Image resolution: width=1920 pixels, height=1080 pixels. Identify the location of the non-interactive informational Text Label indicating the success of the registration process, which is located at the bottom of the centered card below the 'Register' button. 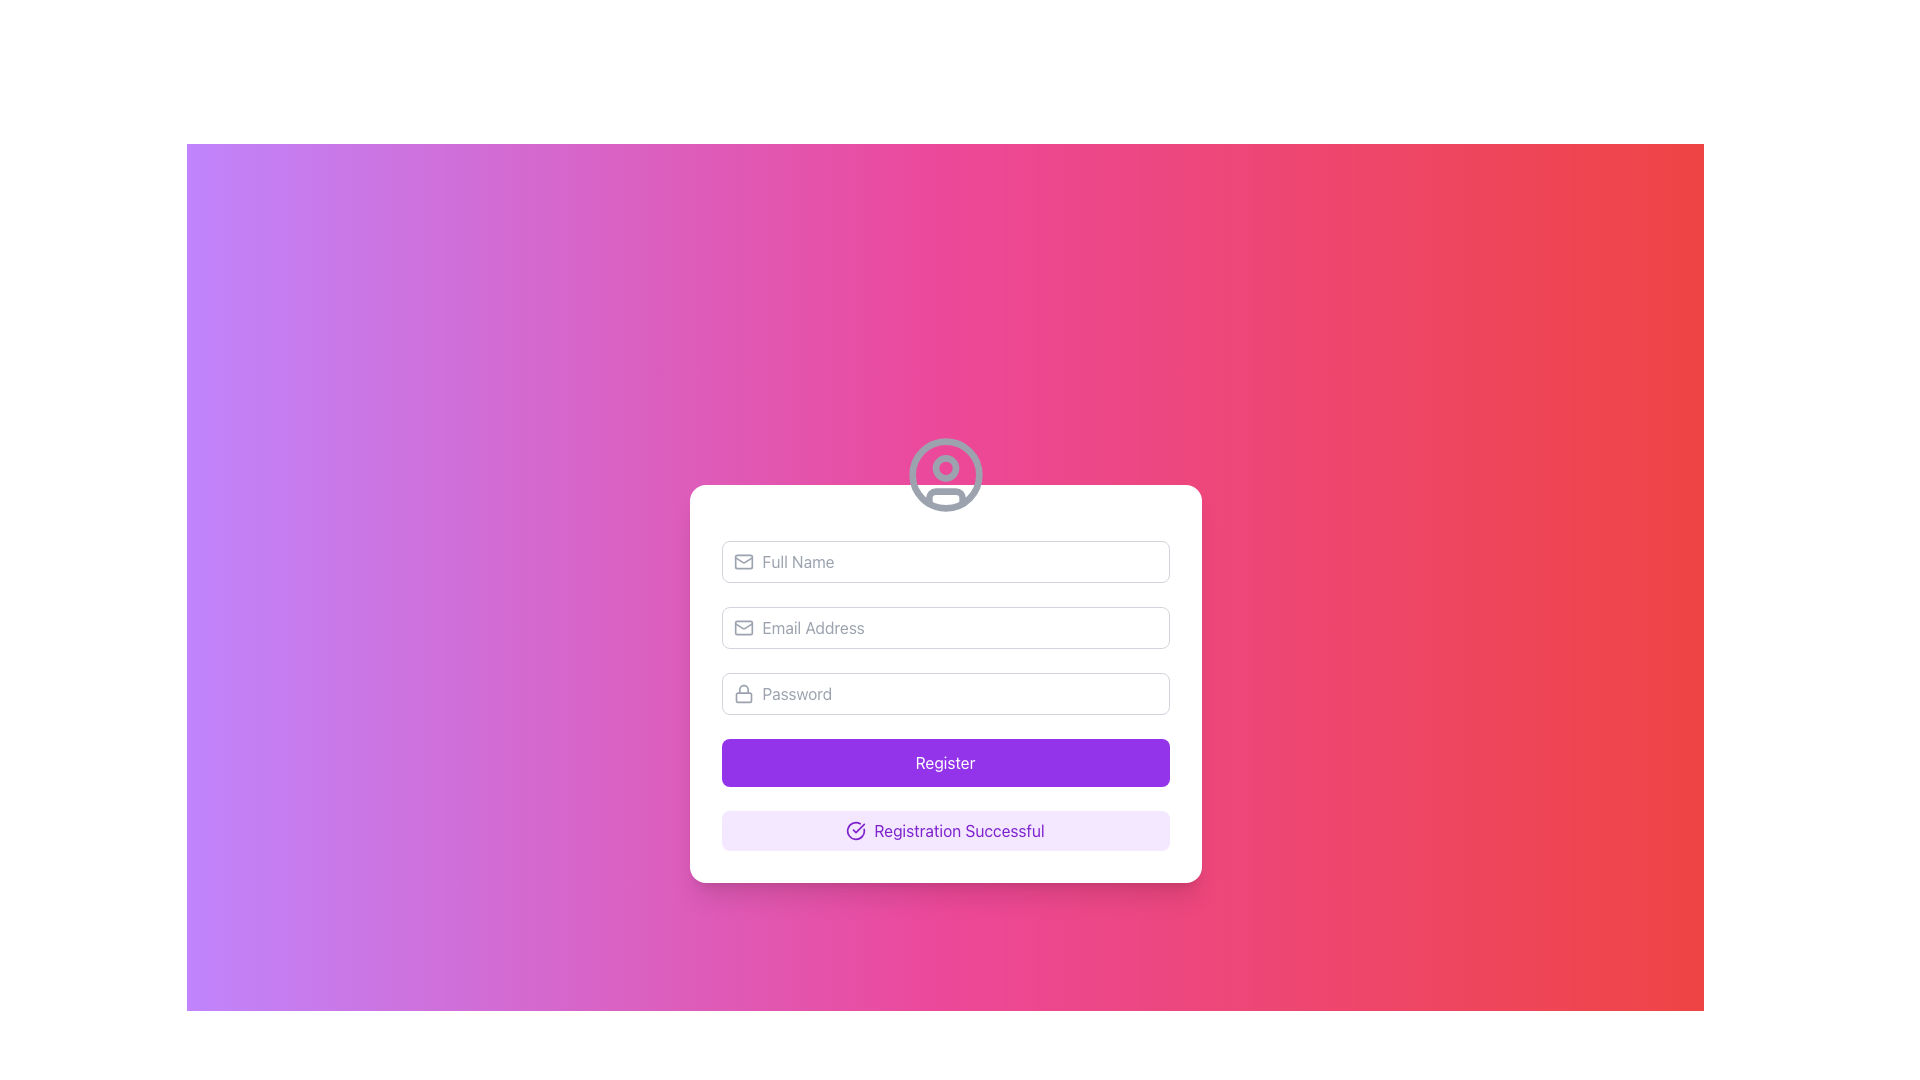
(944, 830).